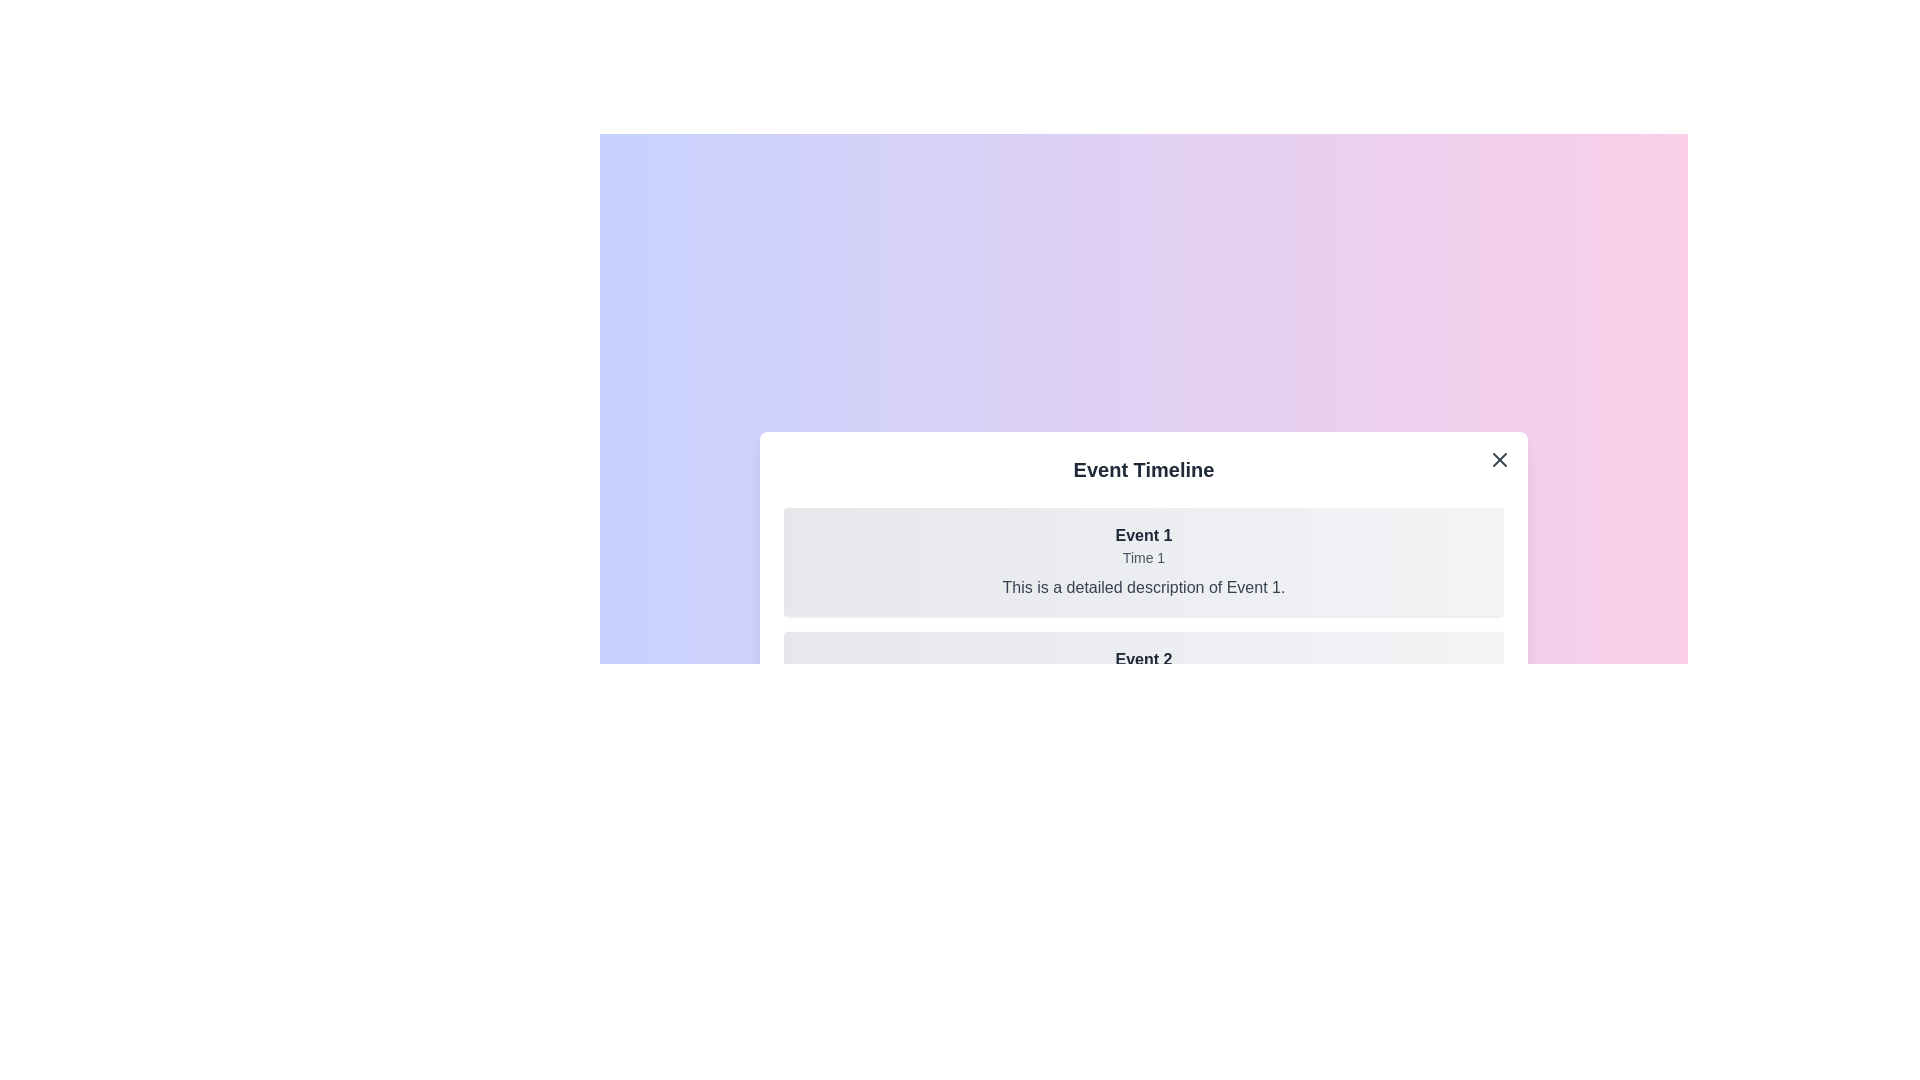  What do you see at coordinates (1143, 586) in the screenshot?
I see `the text 'This is a detailed description of Event 1.' in the first event description` at bounding box center [1143, 586].